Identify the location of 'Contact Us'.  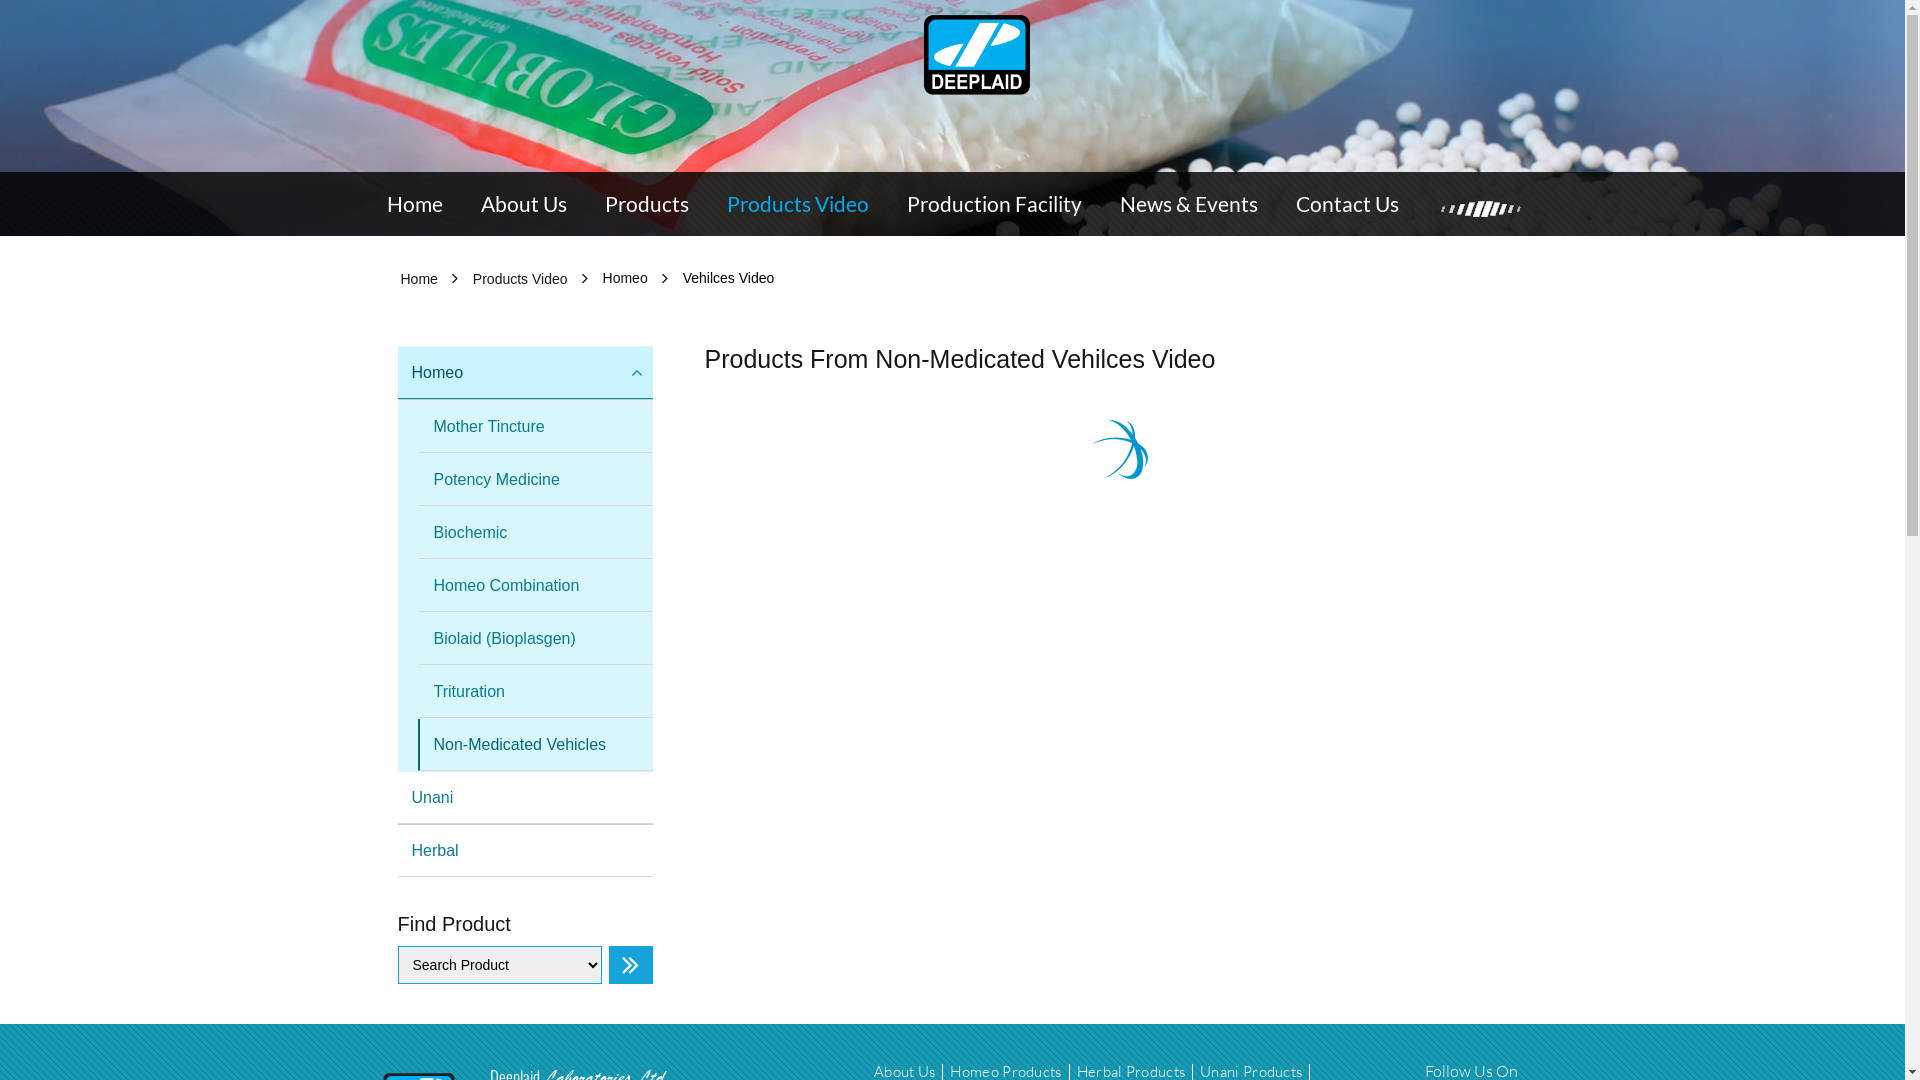
(1347, 204).